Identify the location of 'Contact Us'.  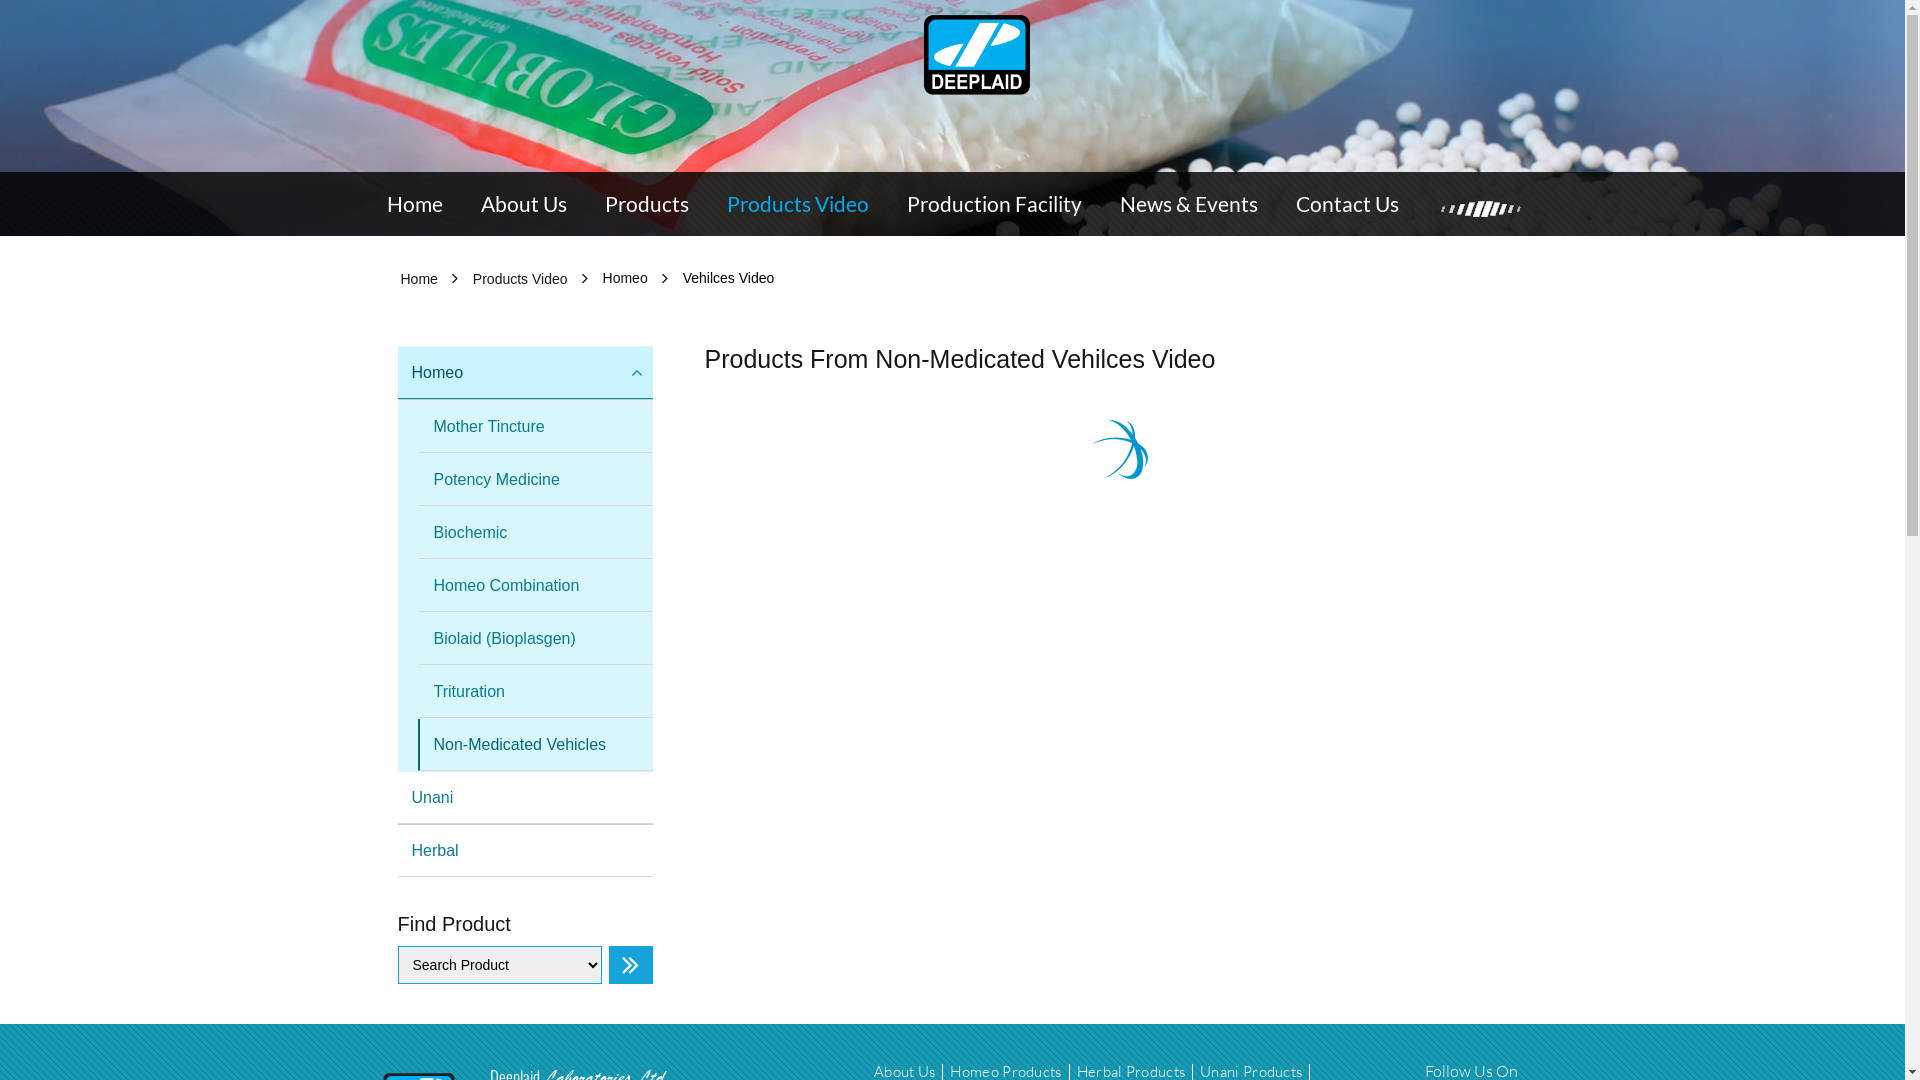
(1347, 204).